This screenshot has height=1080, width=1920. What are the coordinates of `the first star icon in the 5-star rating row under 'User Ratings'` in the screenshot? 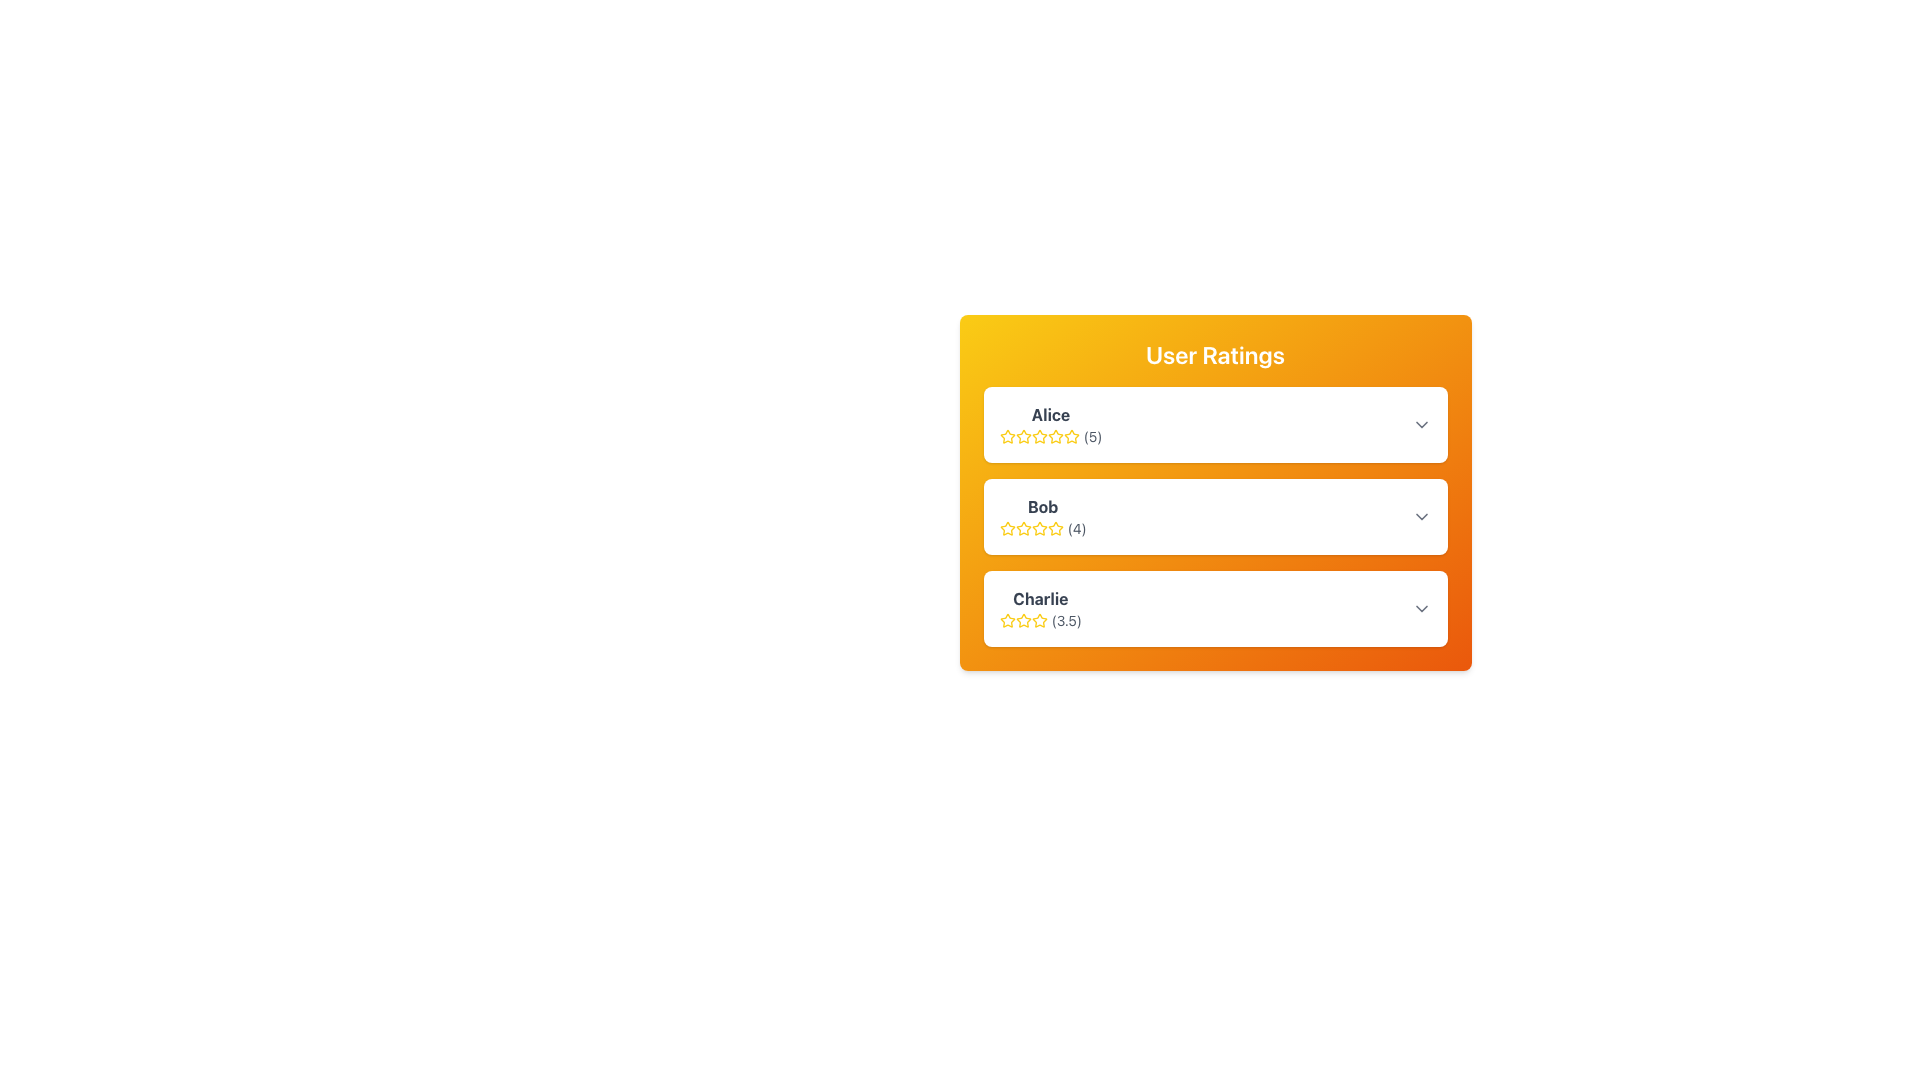 It's located at (1023, 619).